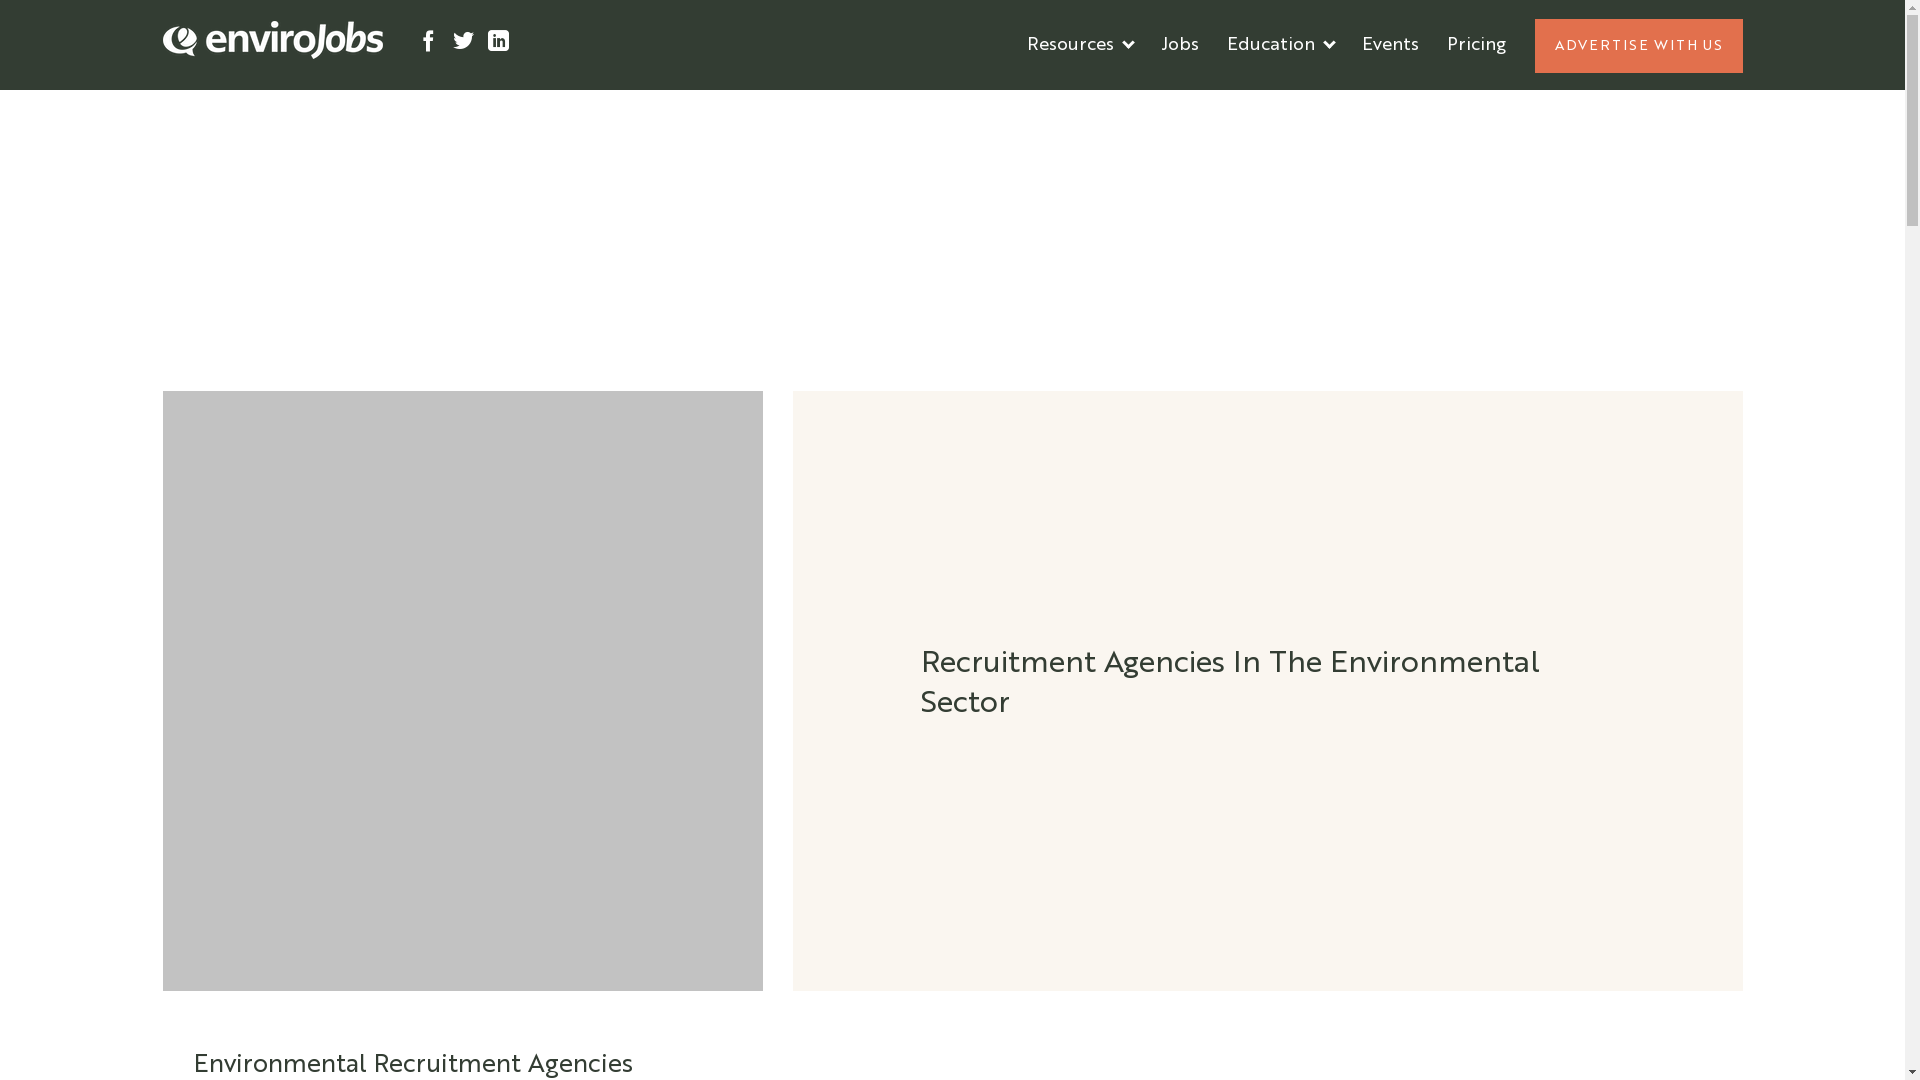  Describe the element at coordinates (1153, 105) in the screenshot. I see `'Environmental Job Resources'` at that location.